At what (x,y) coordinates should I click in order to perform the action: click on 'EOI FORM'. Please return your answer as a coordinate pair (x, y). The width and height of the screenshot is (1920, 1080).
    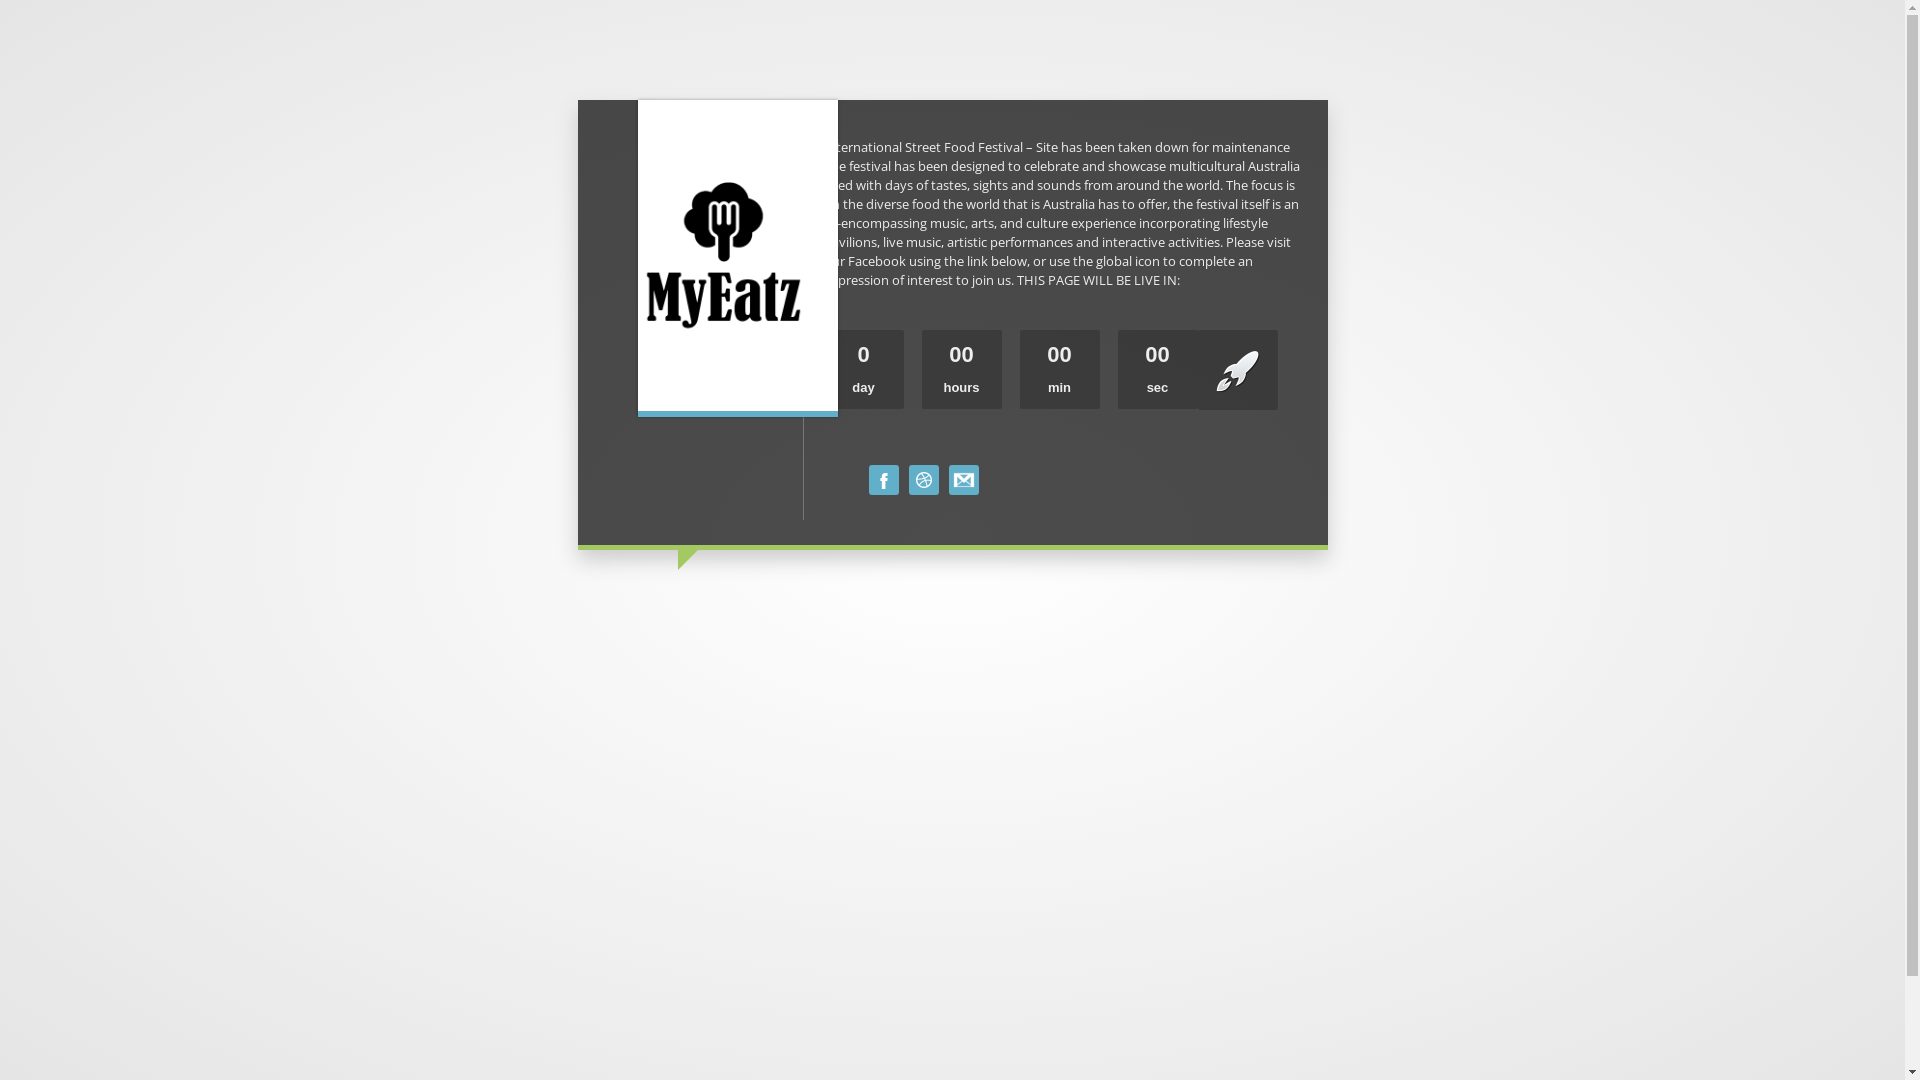
    Looking at the image, I should click on (921, 479).